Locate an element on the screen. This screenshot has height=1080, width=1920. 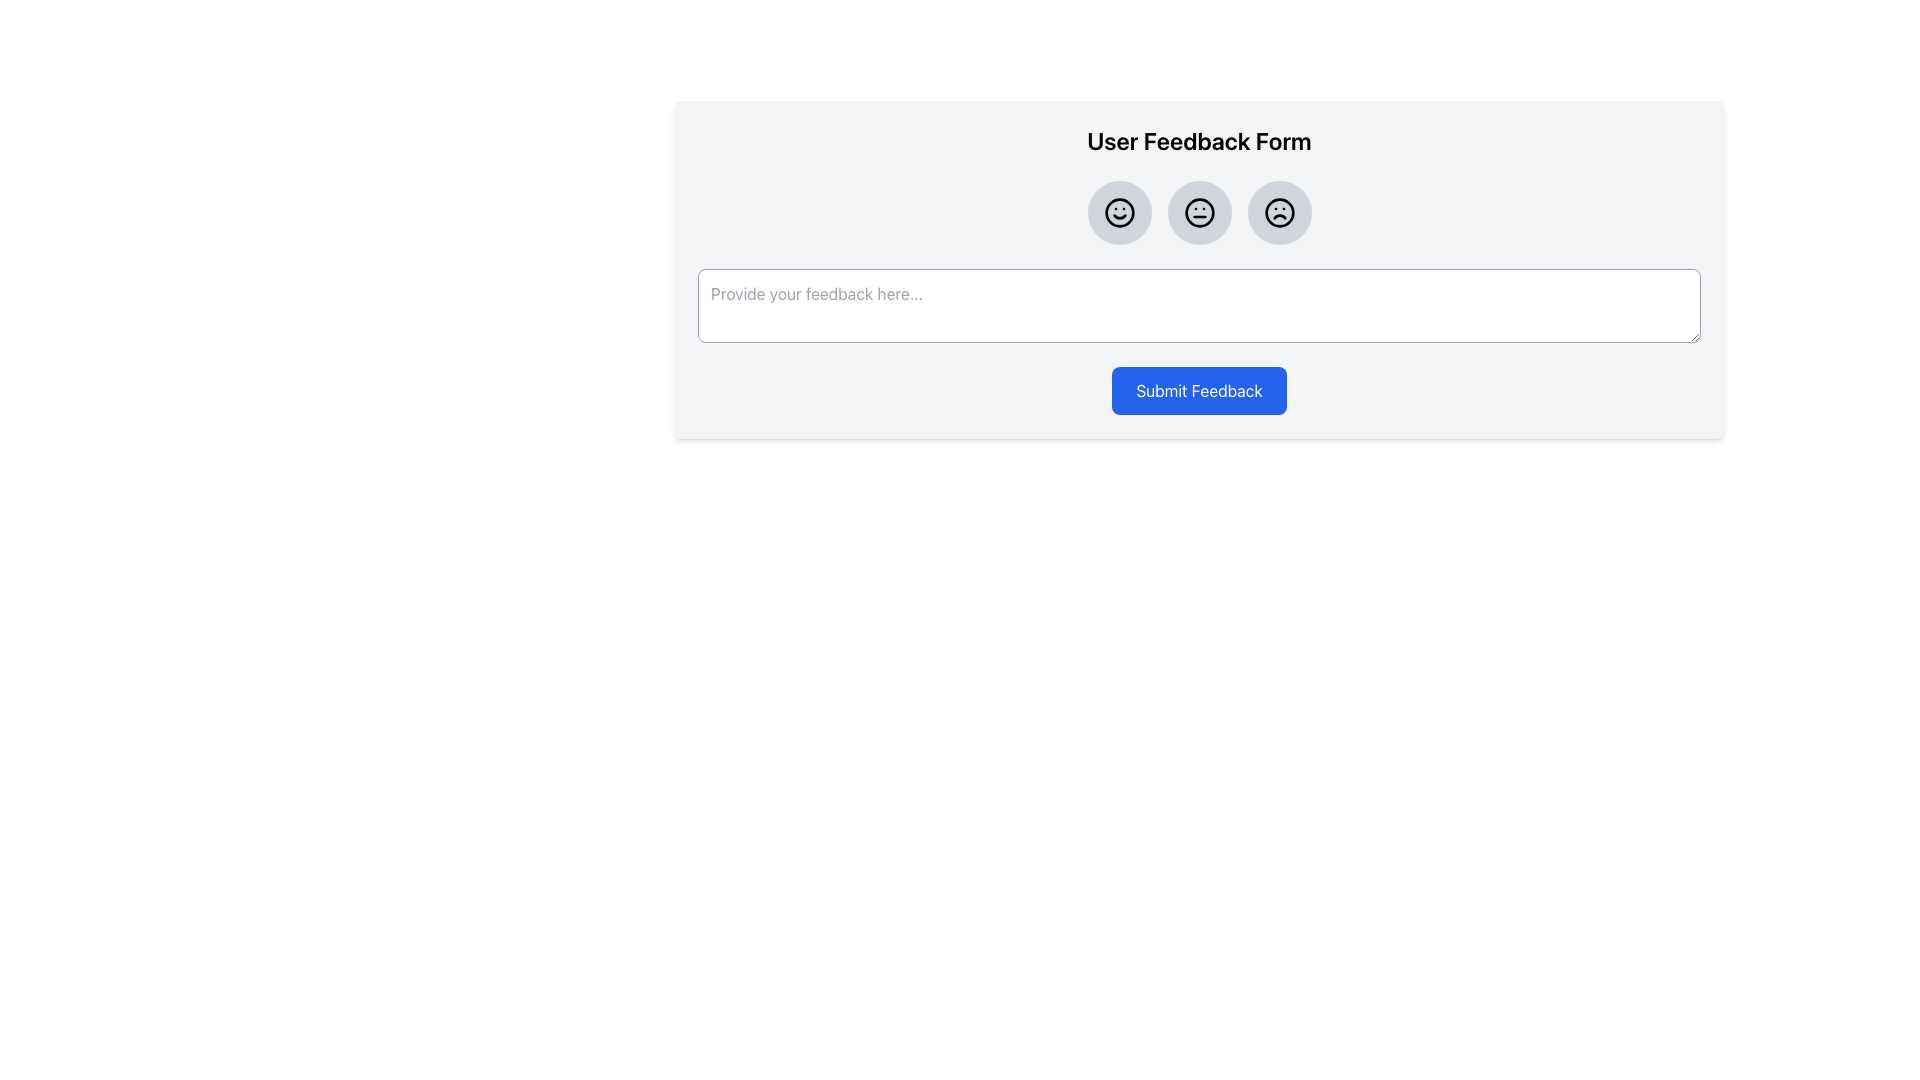
the neutral feedback button, which is the second circular icon with a neutral facial expression in the 'User Feedback Form' section is located at coordinates (1199, 212).